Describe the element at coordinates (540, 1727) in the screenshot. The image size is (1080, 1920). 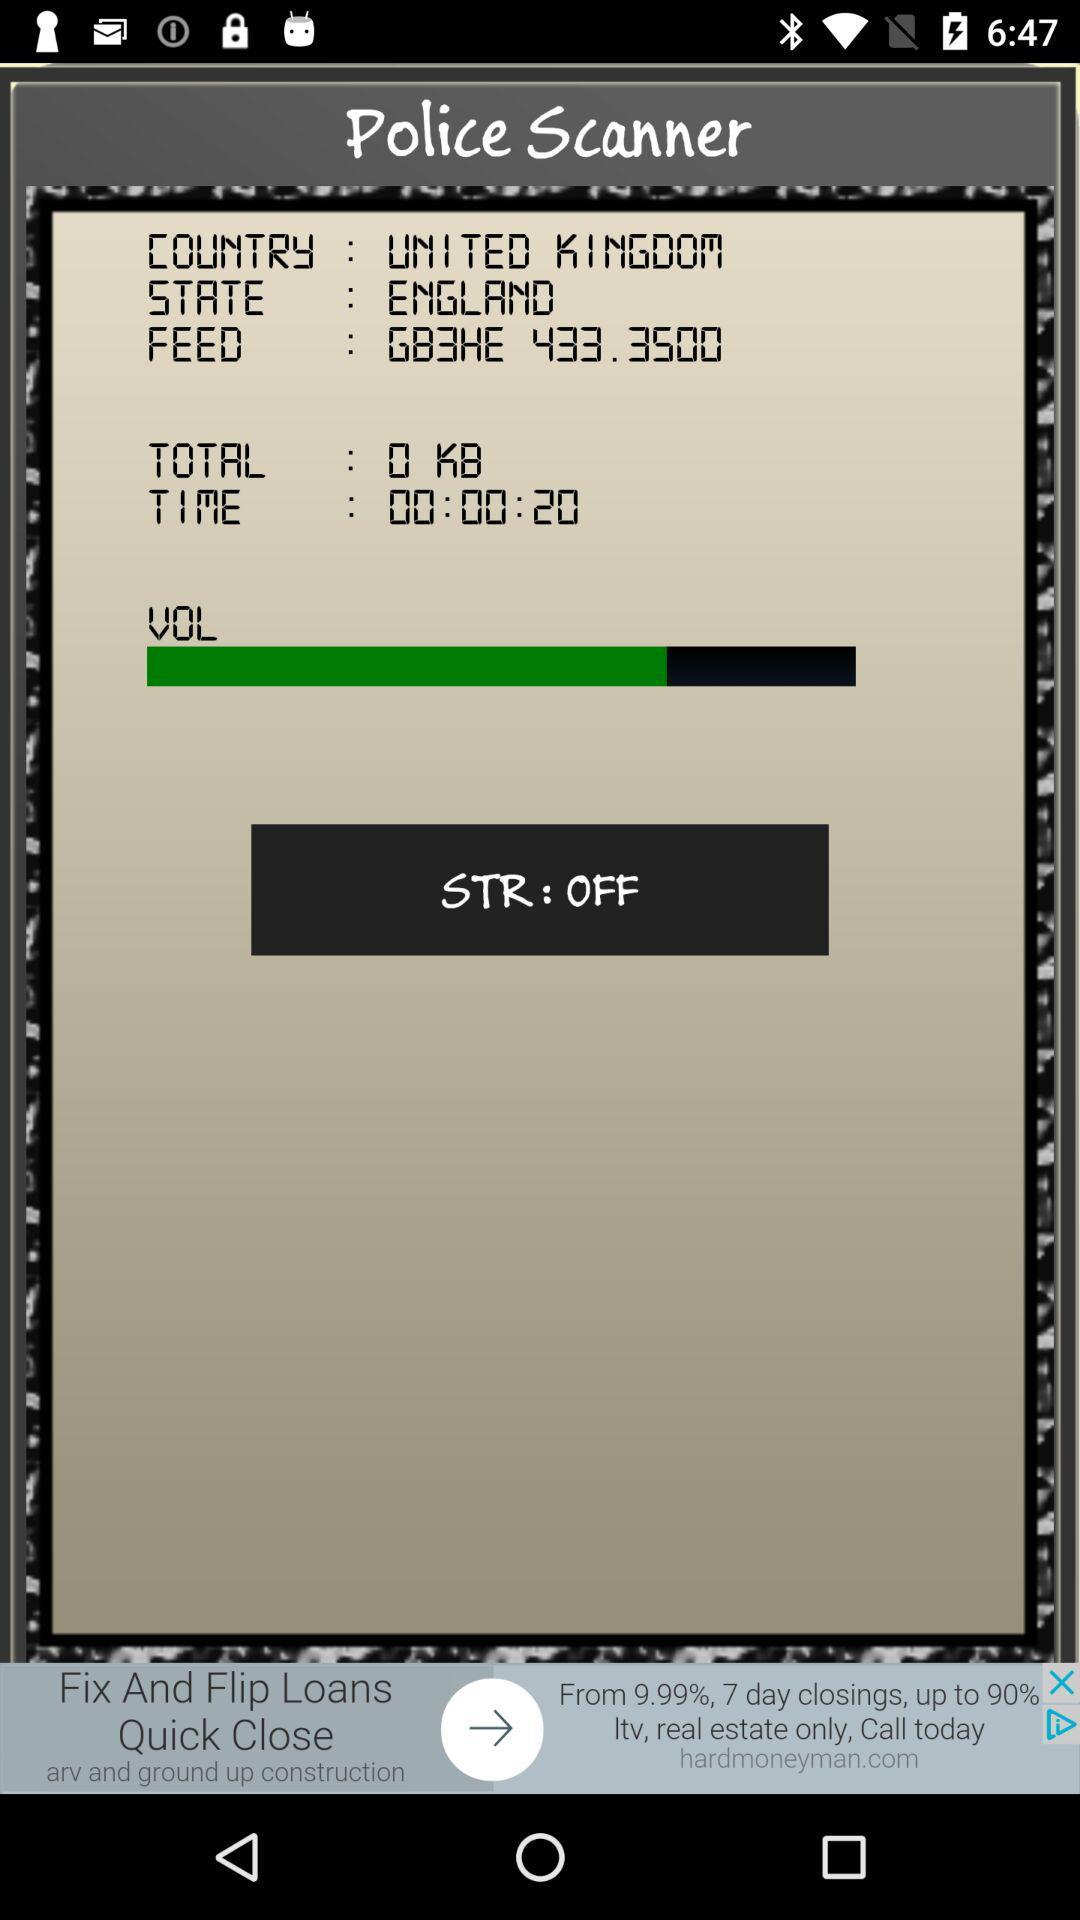
I see `showing advertisements` at that location.